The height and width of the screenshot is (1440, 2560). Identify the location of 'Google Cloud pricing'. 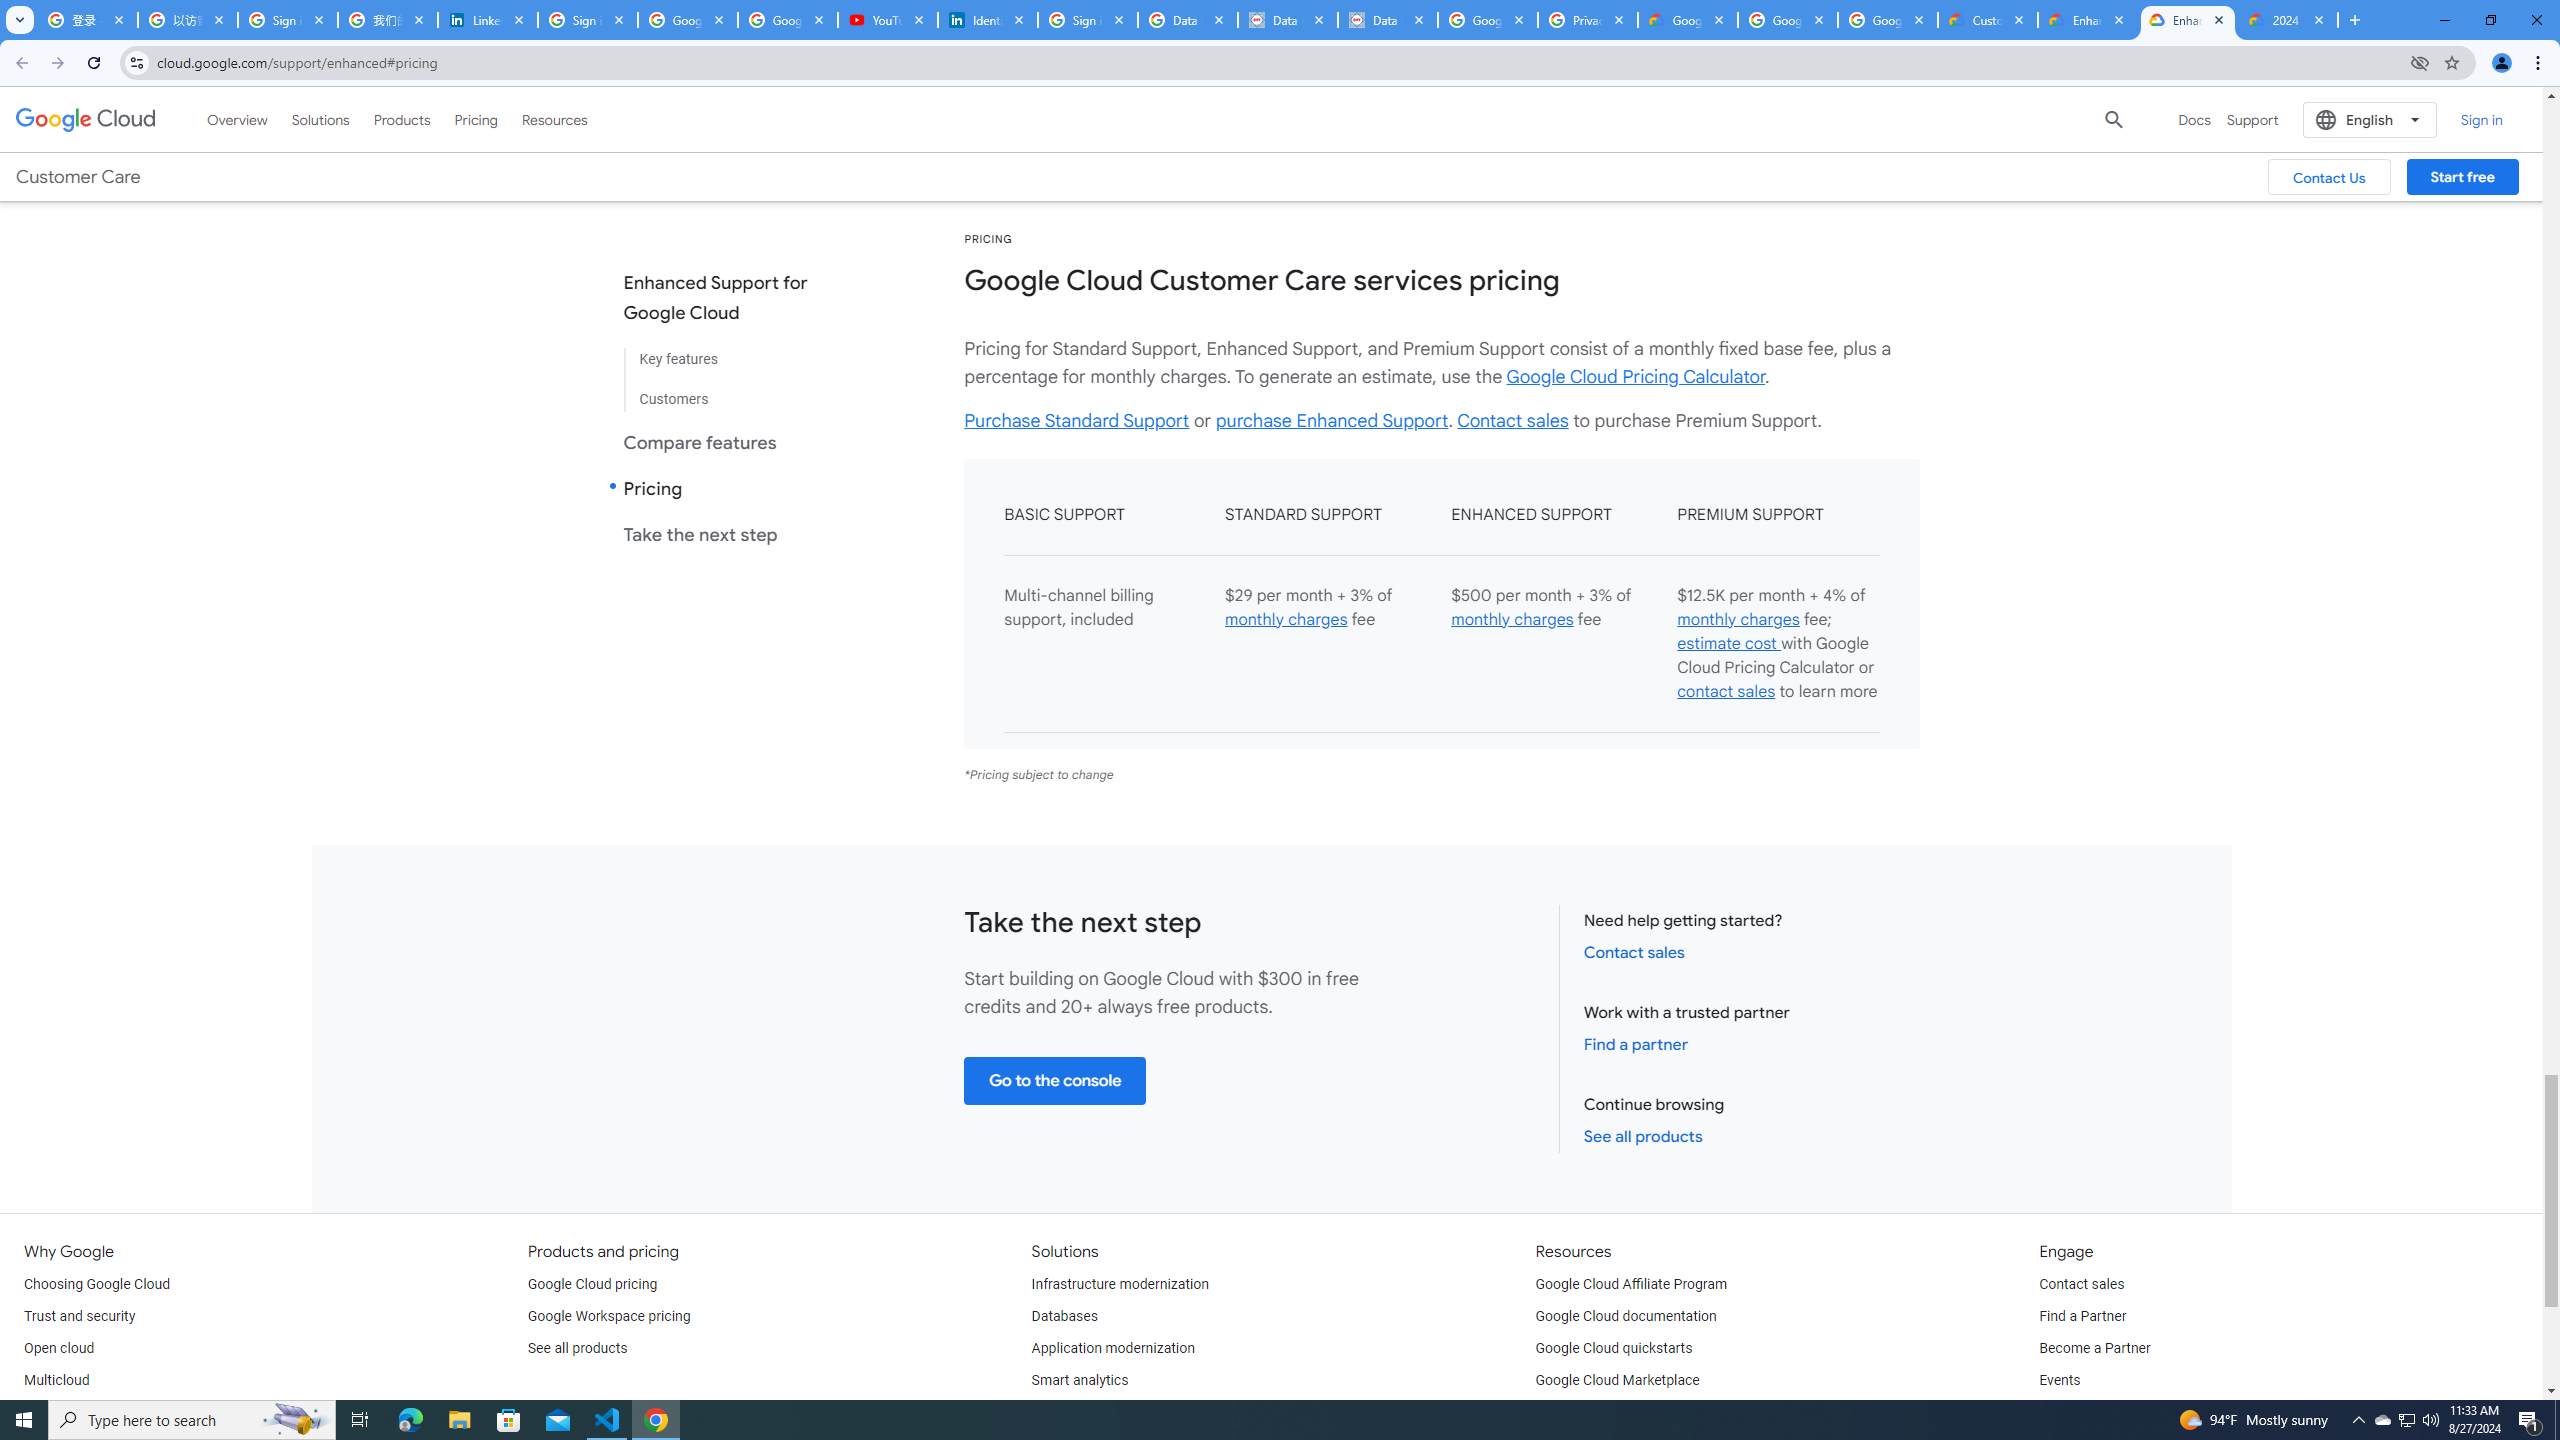
(591, 1283).